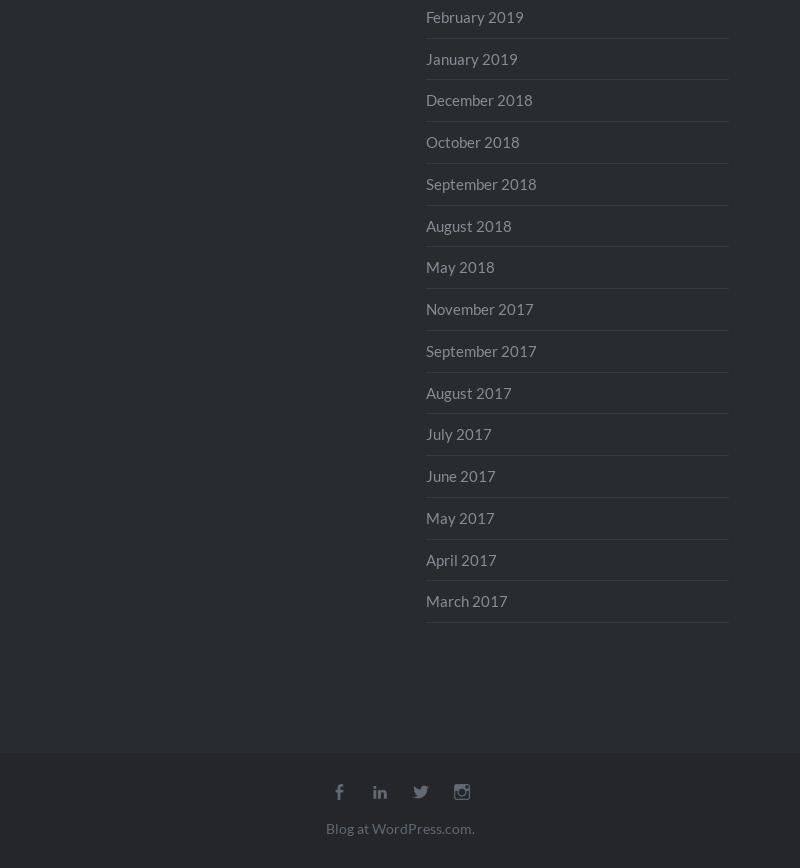 The image size is (800, 868). What do you see at coordinates (479, 99) in the screenshot?
I see `'December 2018'` at bounding box center [479, 99].